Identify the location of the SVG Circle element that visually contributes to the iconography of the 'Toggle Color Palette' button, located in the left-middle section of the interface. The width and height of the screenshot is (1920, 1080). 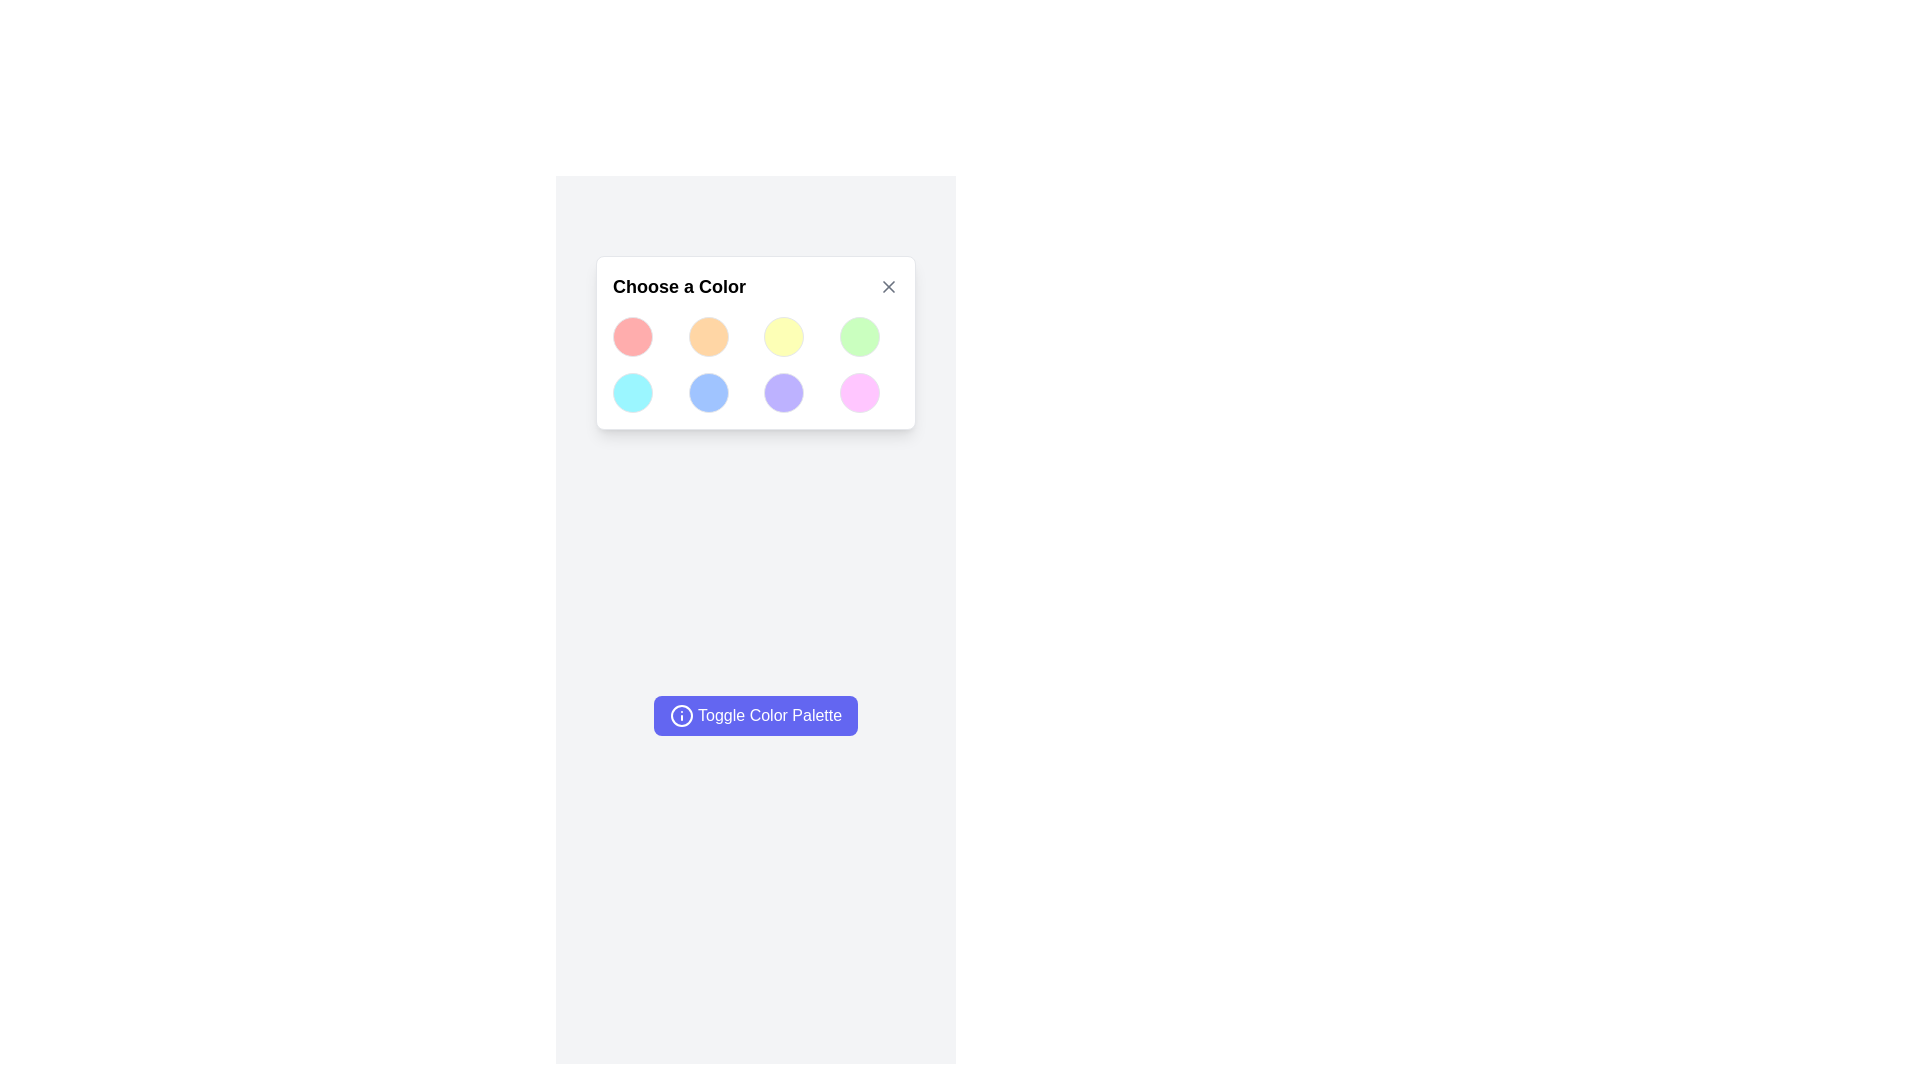
(681, 715).